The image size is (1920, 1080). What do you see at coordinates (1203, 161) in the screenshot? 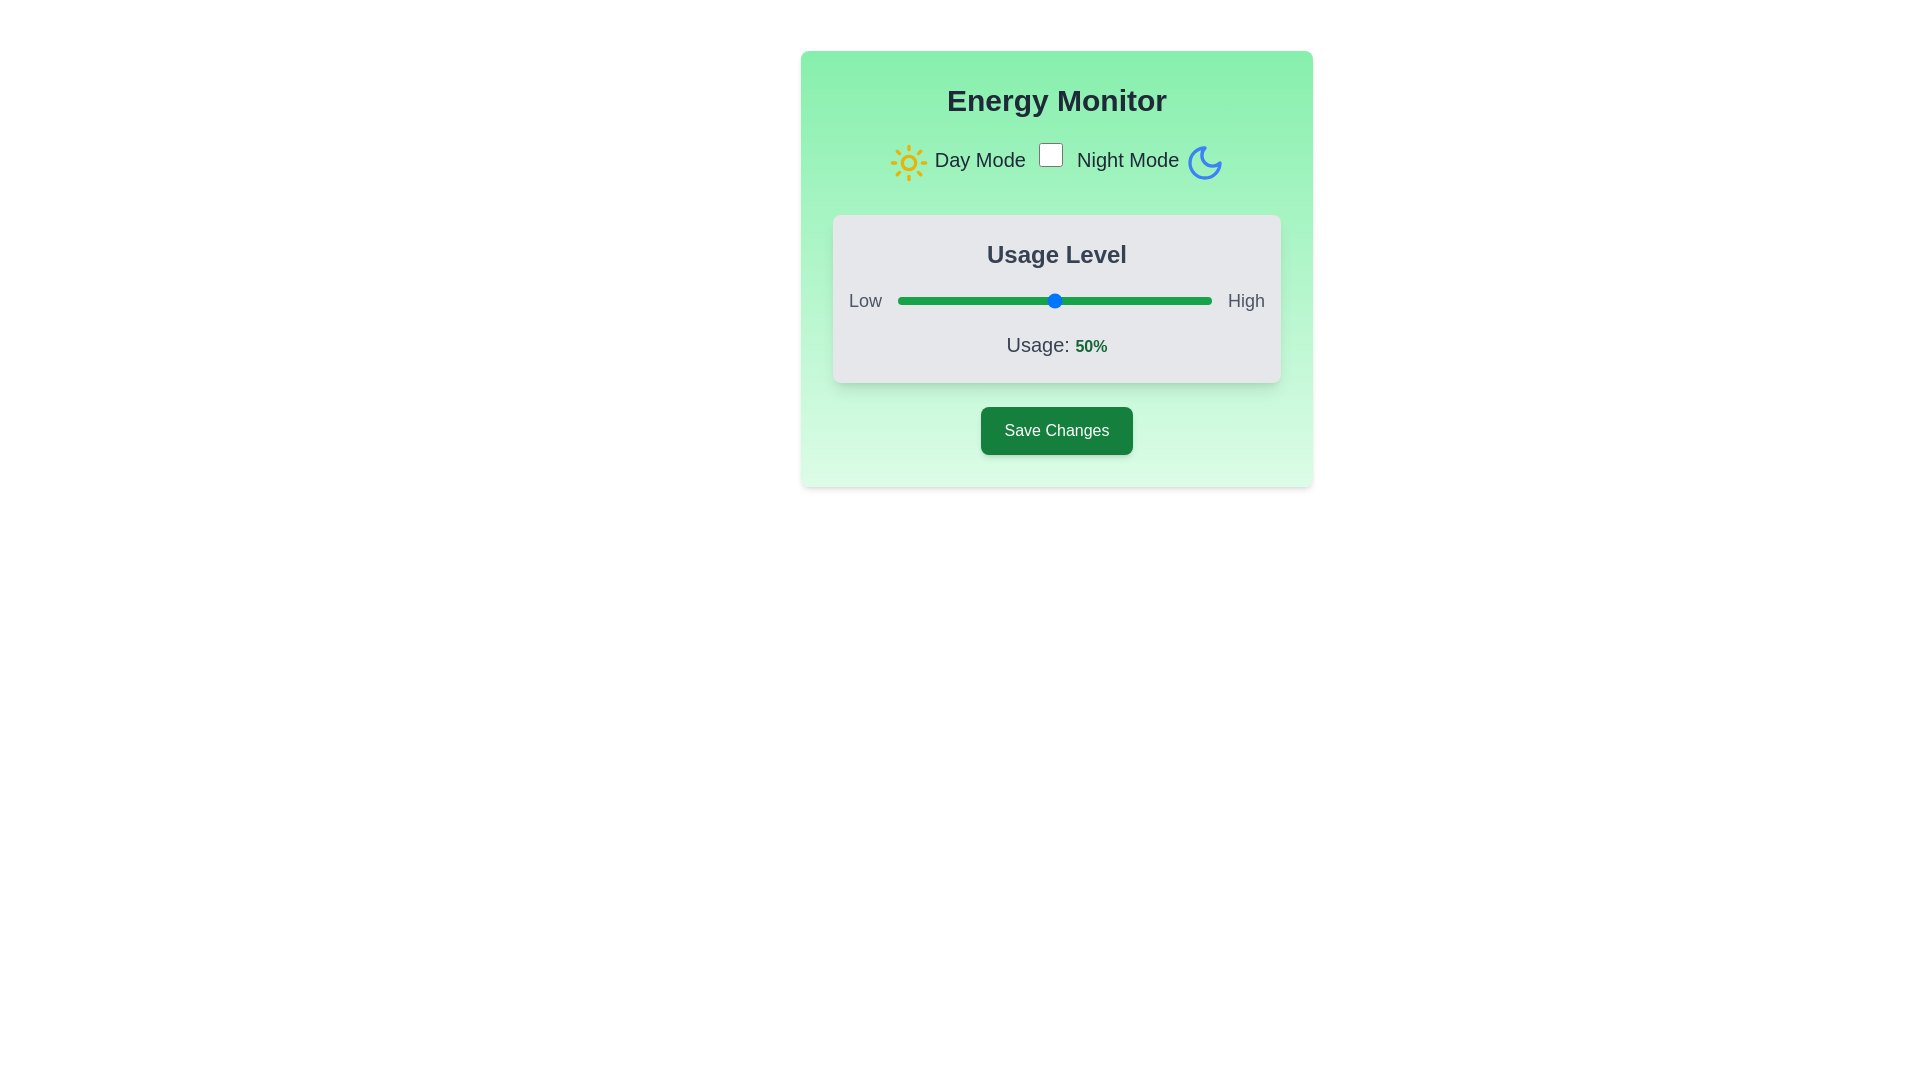
I see `the moon icon SVG graphic located at the top-right corner of the 'Energy Monitor' card` at bounding box center [1203, 161].